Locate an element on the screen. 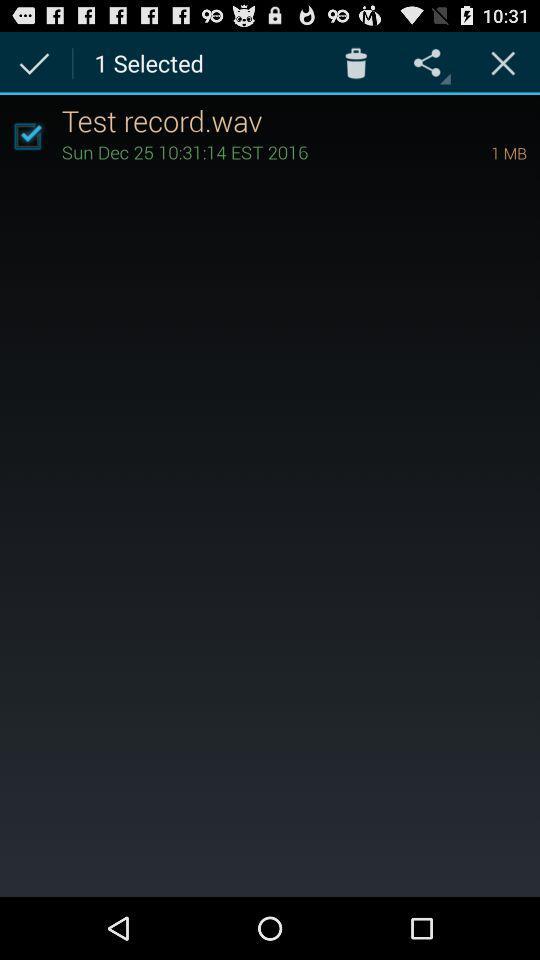 The width and height of the screenshot is (540, 960). the icon next to sun dec 25 item is located at coordinates (480, 151).